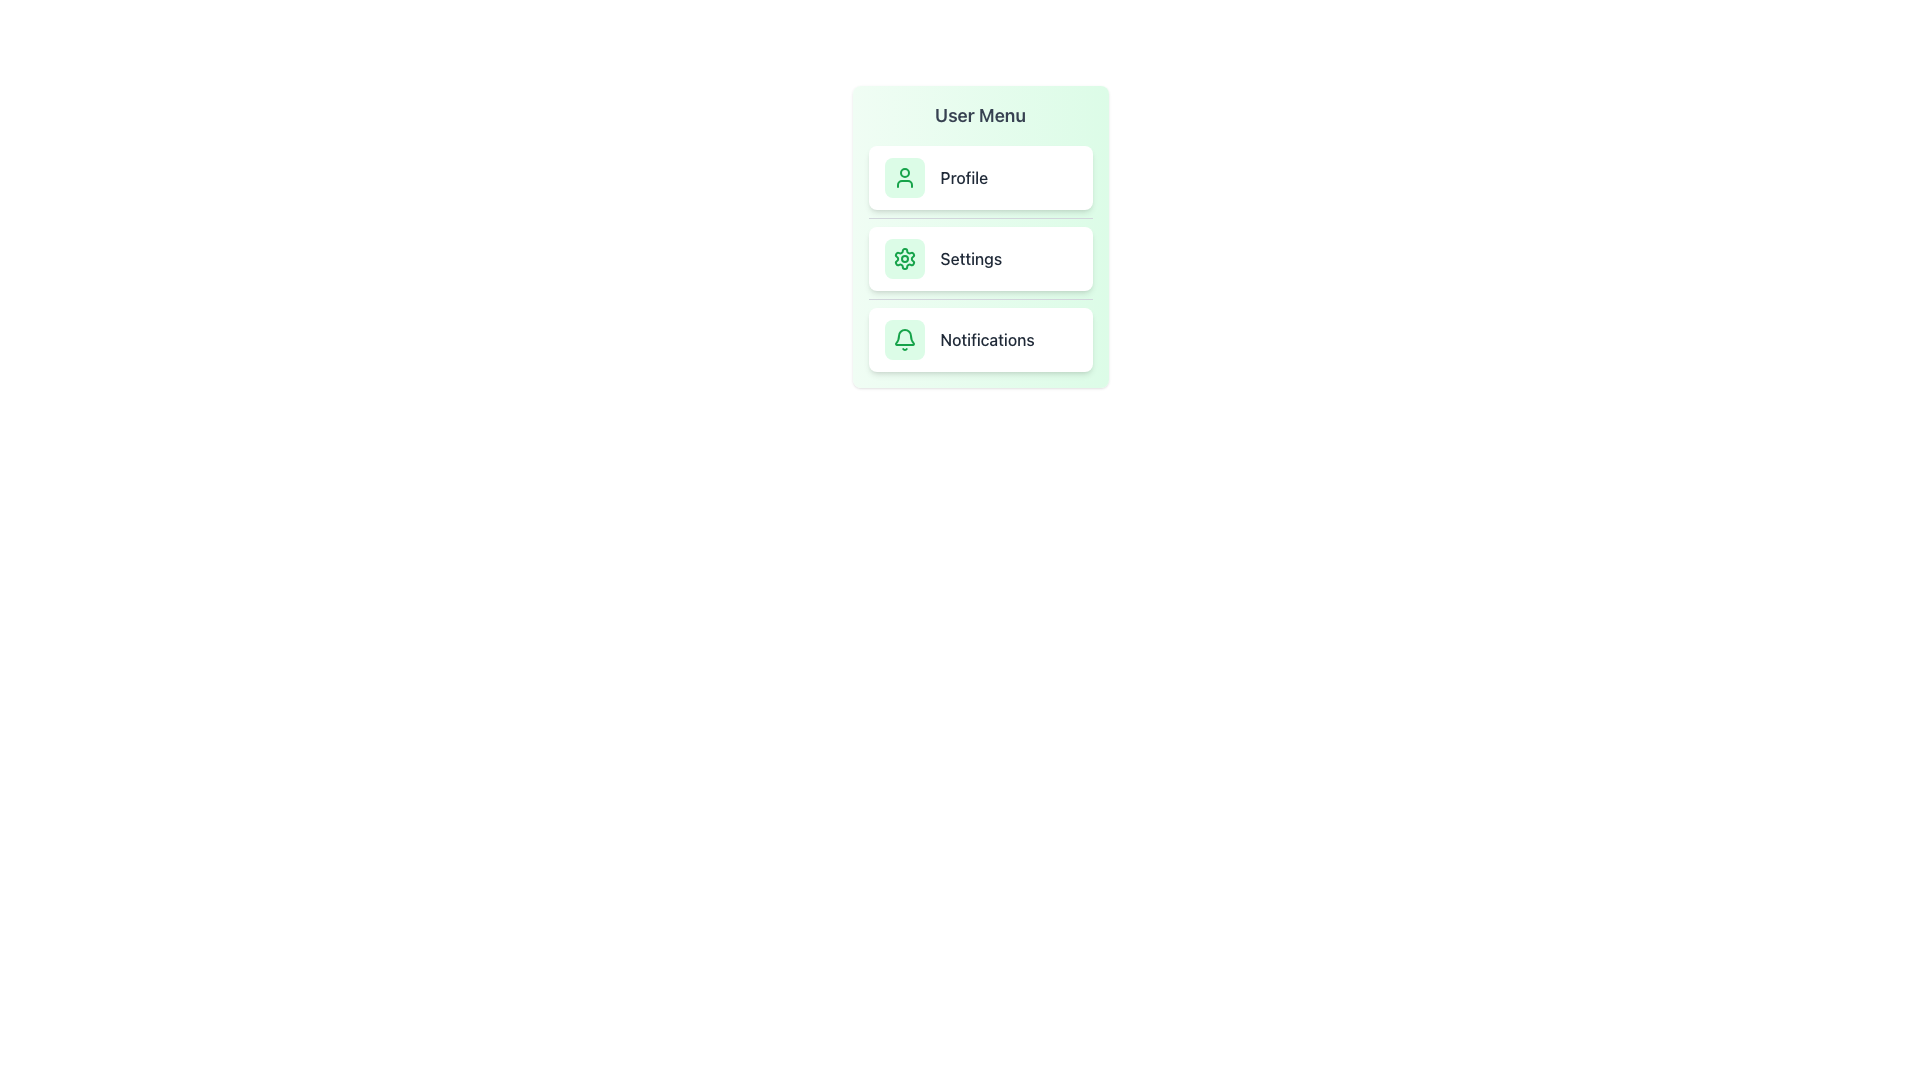 The image size is (1920, 1080). What do you see at coordinates (980, 176) in the screenshot?
I see `the navigation button under the 'User Menu' heading` at bounding box center [980, 176].